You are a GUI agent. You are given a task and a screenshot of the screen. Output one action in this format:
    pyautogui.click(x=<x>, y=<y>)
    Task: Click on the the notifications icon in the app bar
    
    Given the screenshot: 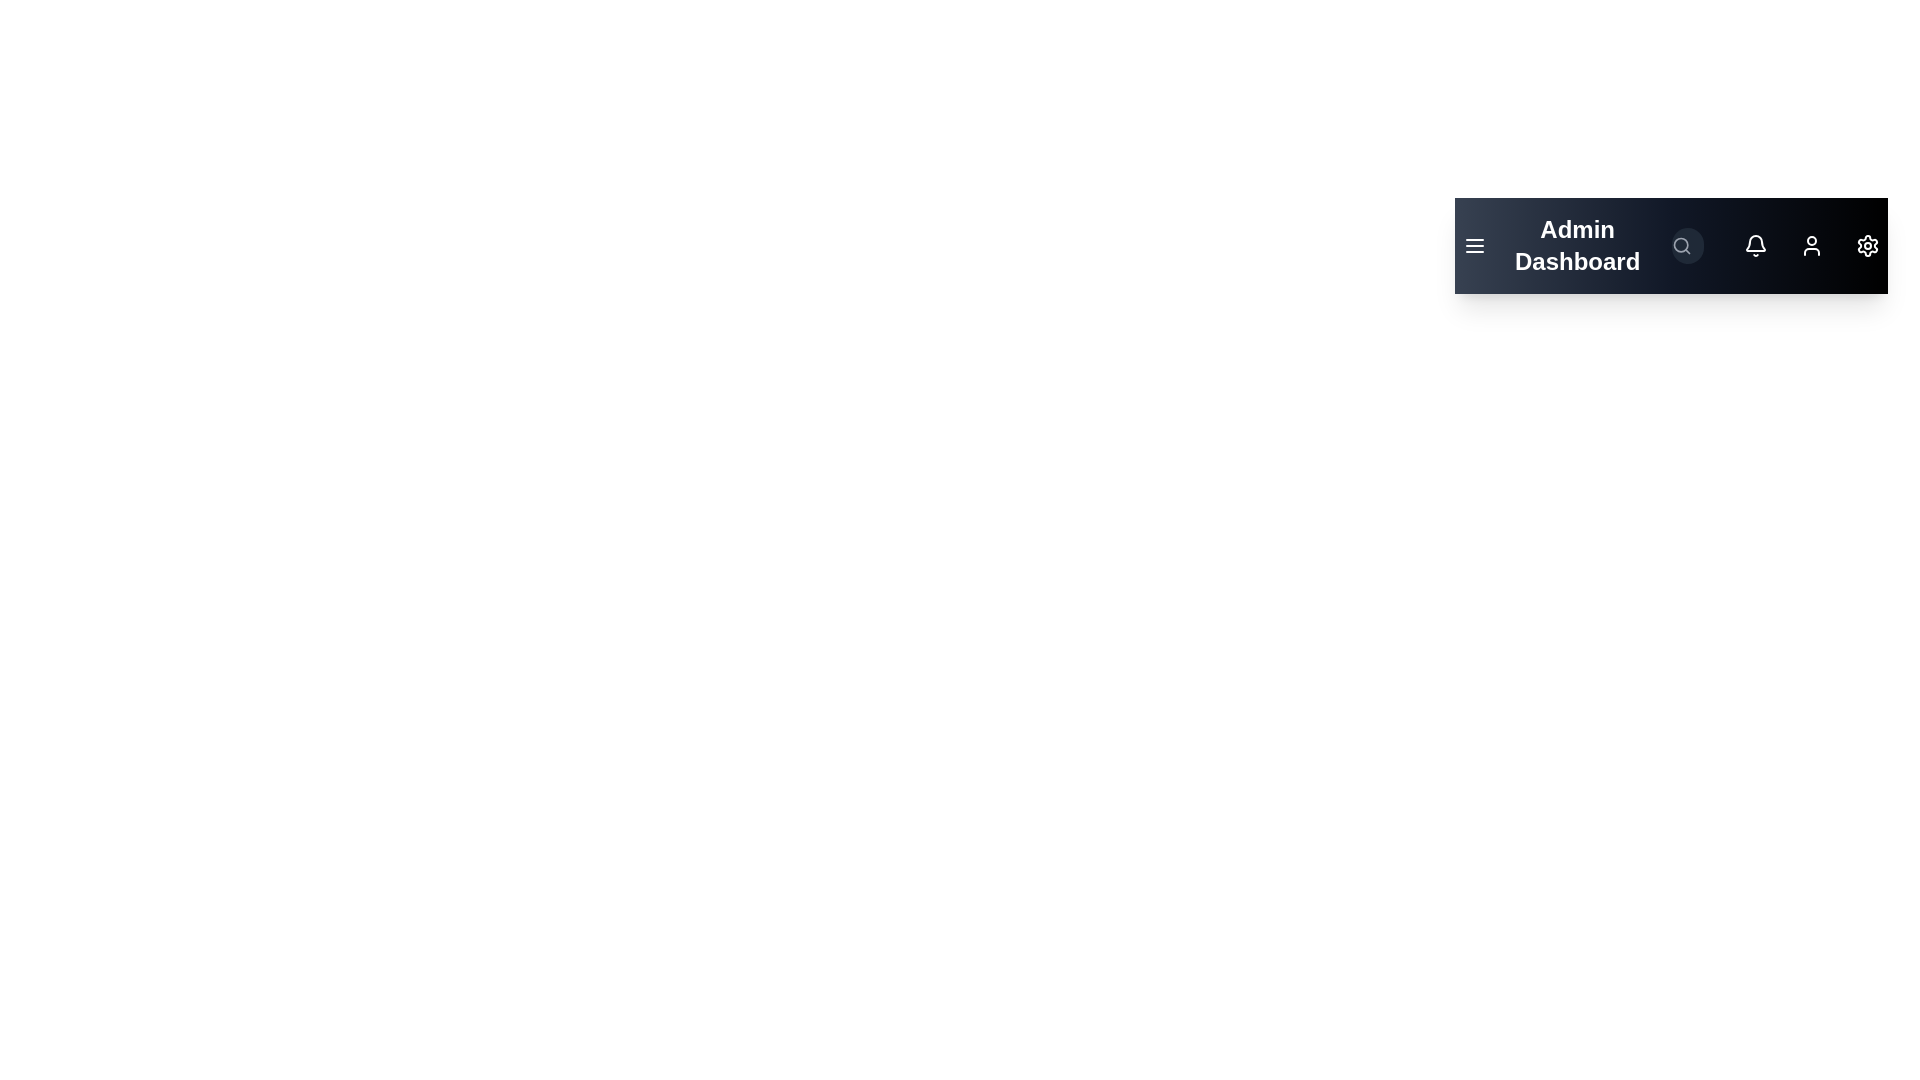 What is the action you would take?
    pyautogui.click(x=1755, y=245)
    